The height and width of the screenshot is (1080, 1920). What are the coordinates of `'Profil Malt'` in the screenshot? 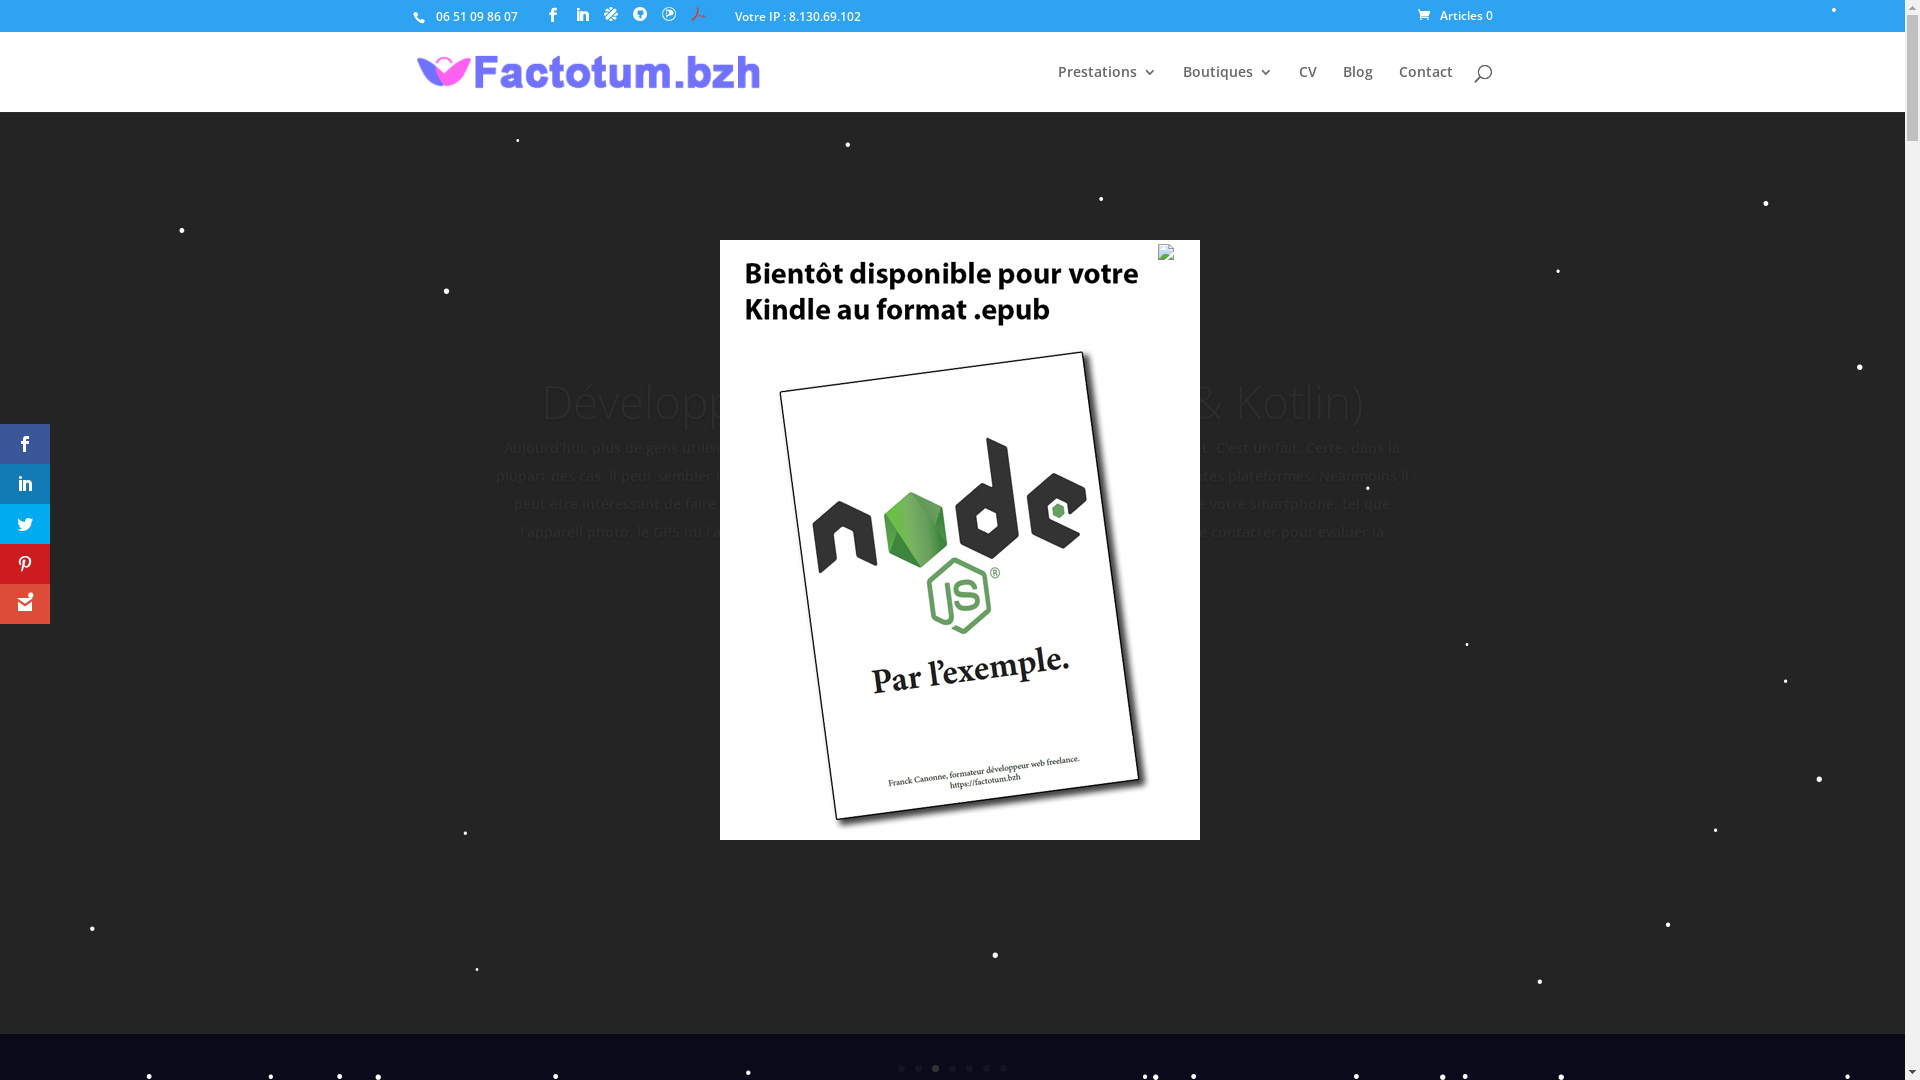 It's located at (609, 15).